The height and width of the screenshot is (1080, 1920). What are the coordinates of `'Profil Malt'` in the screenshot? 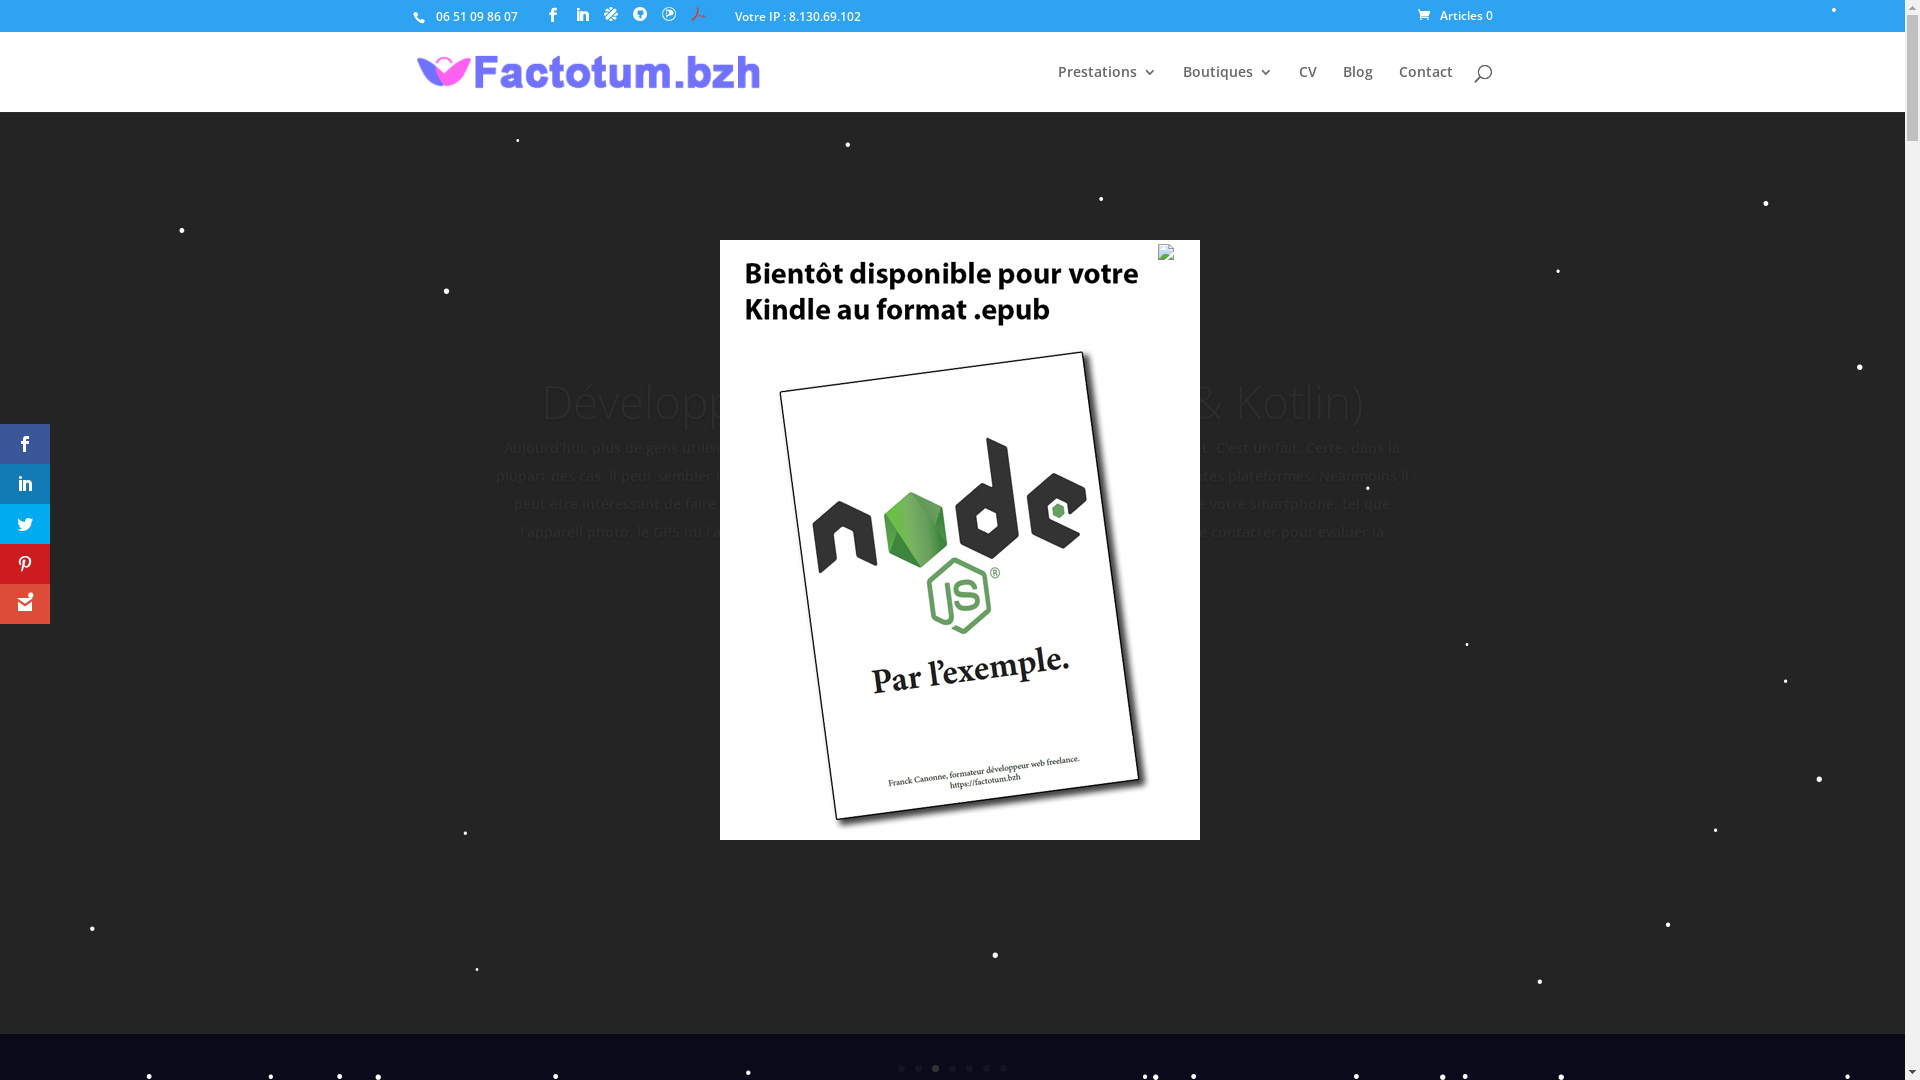 It's located at (609, 15).